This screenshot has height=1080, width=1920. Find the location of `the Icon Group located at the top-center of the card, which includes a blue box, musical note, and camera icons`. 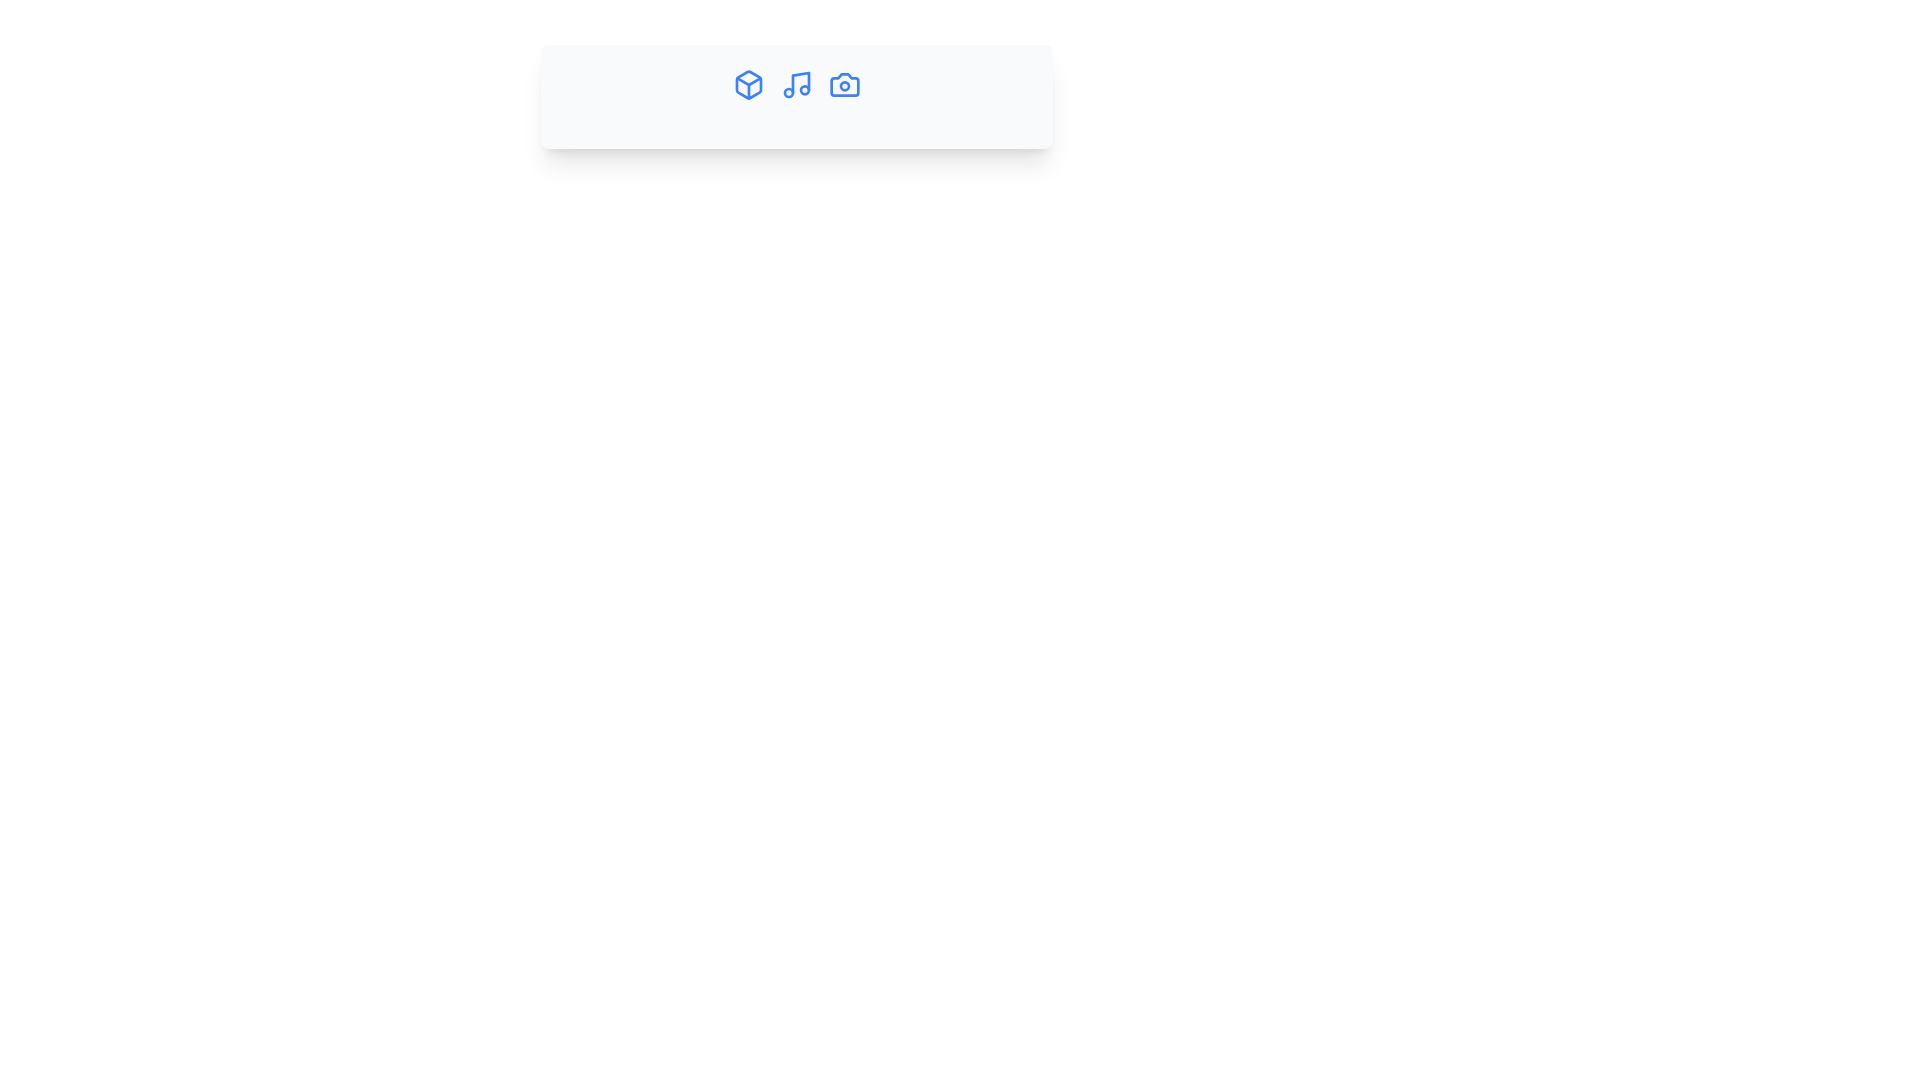

the Icon Group located at the top-center of the card, which includes a blue box, musical note, and camera icons is located at coordinates (795, 83).